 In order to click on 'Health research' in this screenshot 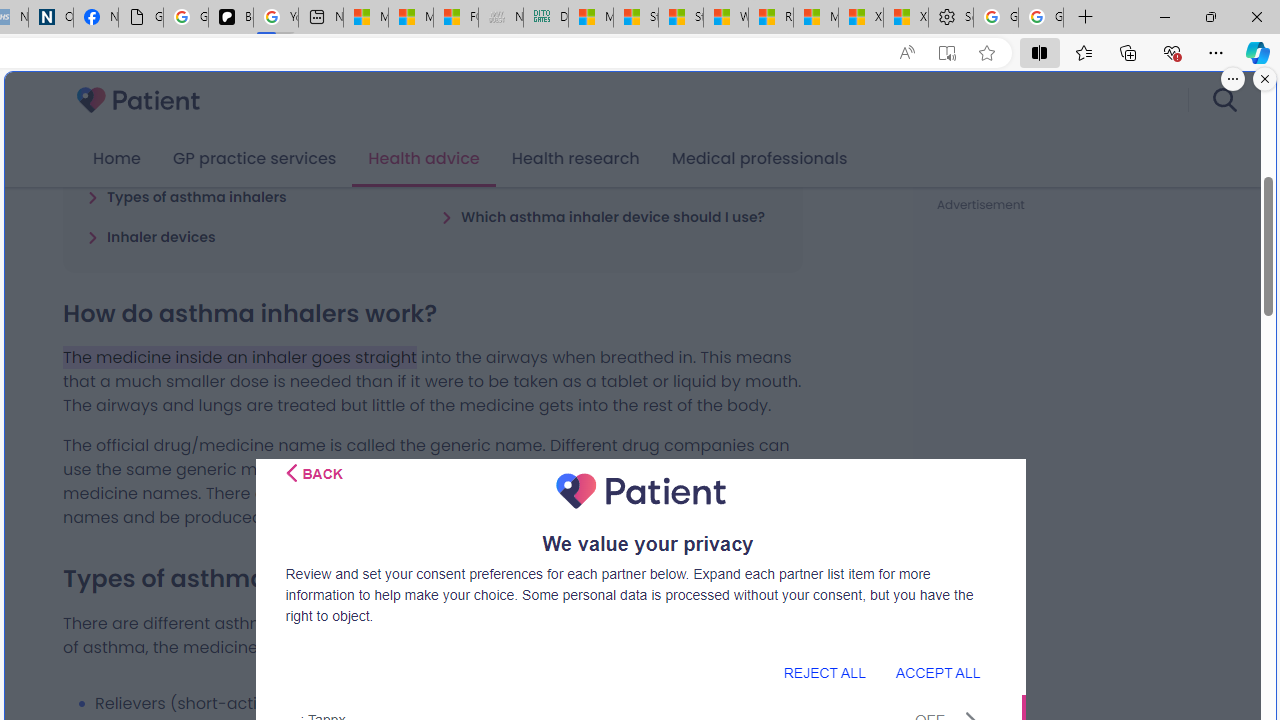, I will do `click(574, 158)`.